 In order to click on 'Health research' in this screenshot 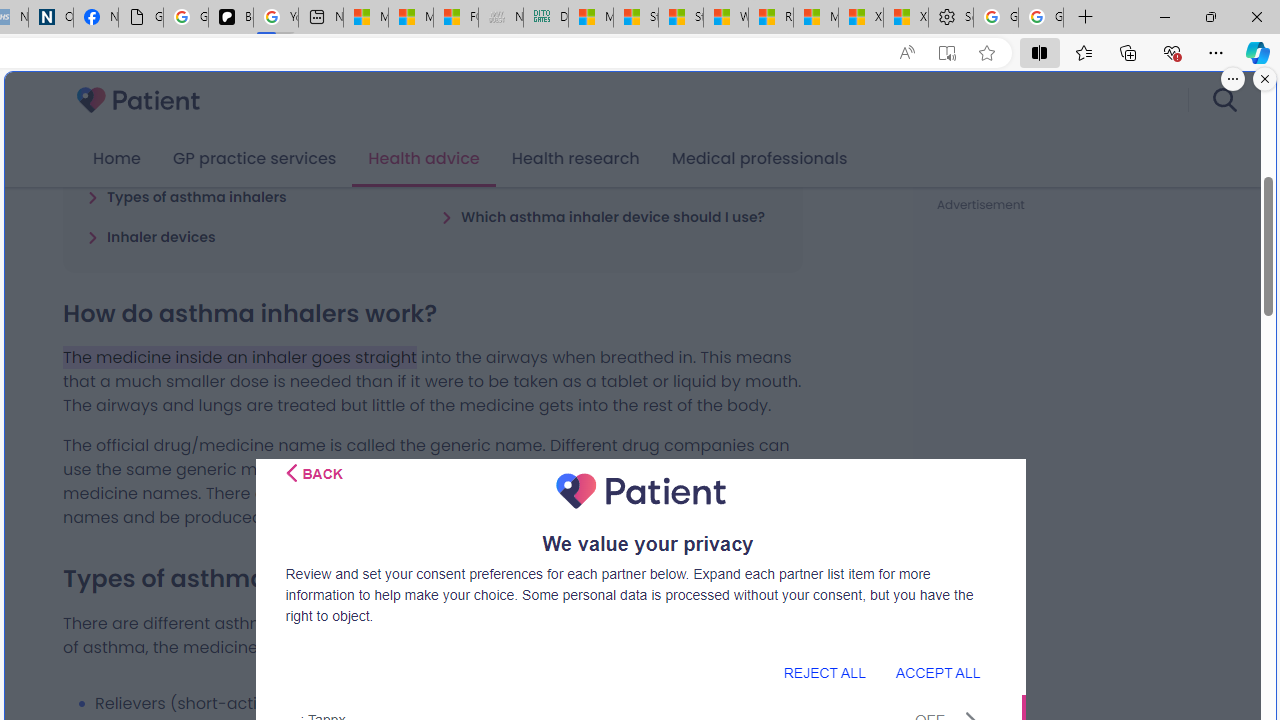, I will do `click(574, 158)`.